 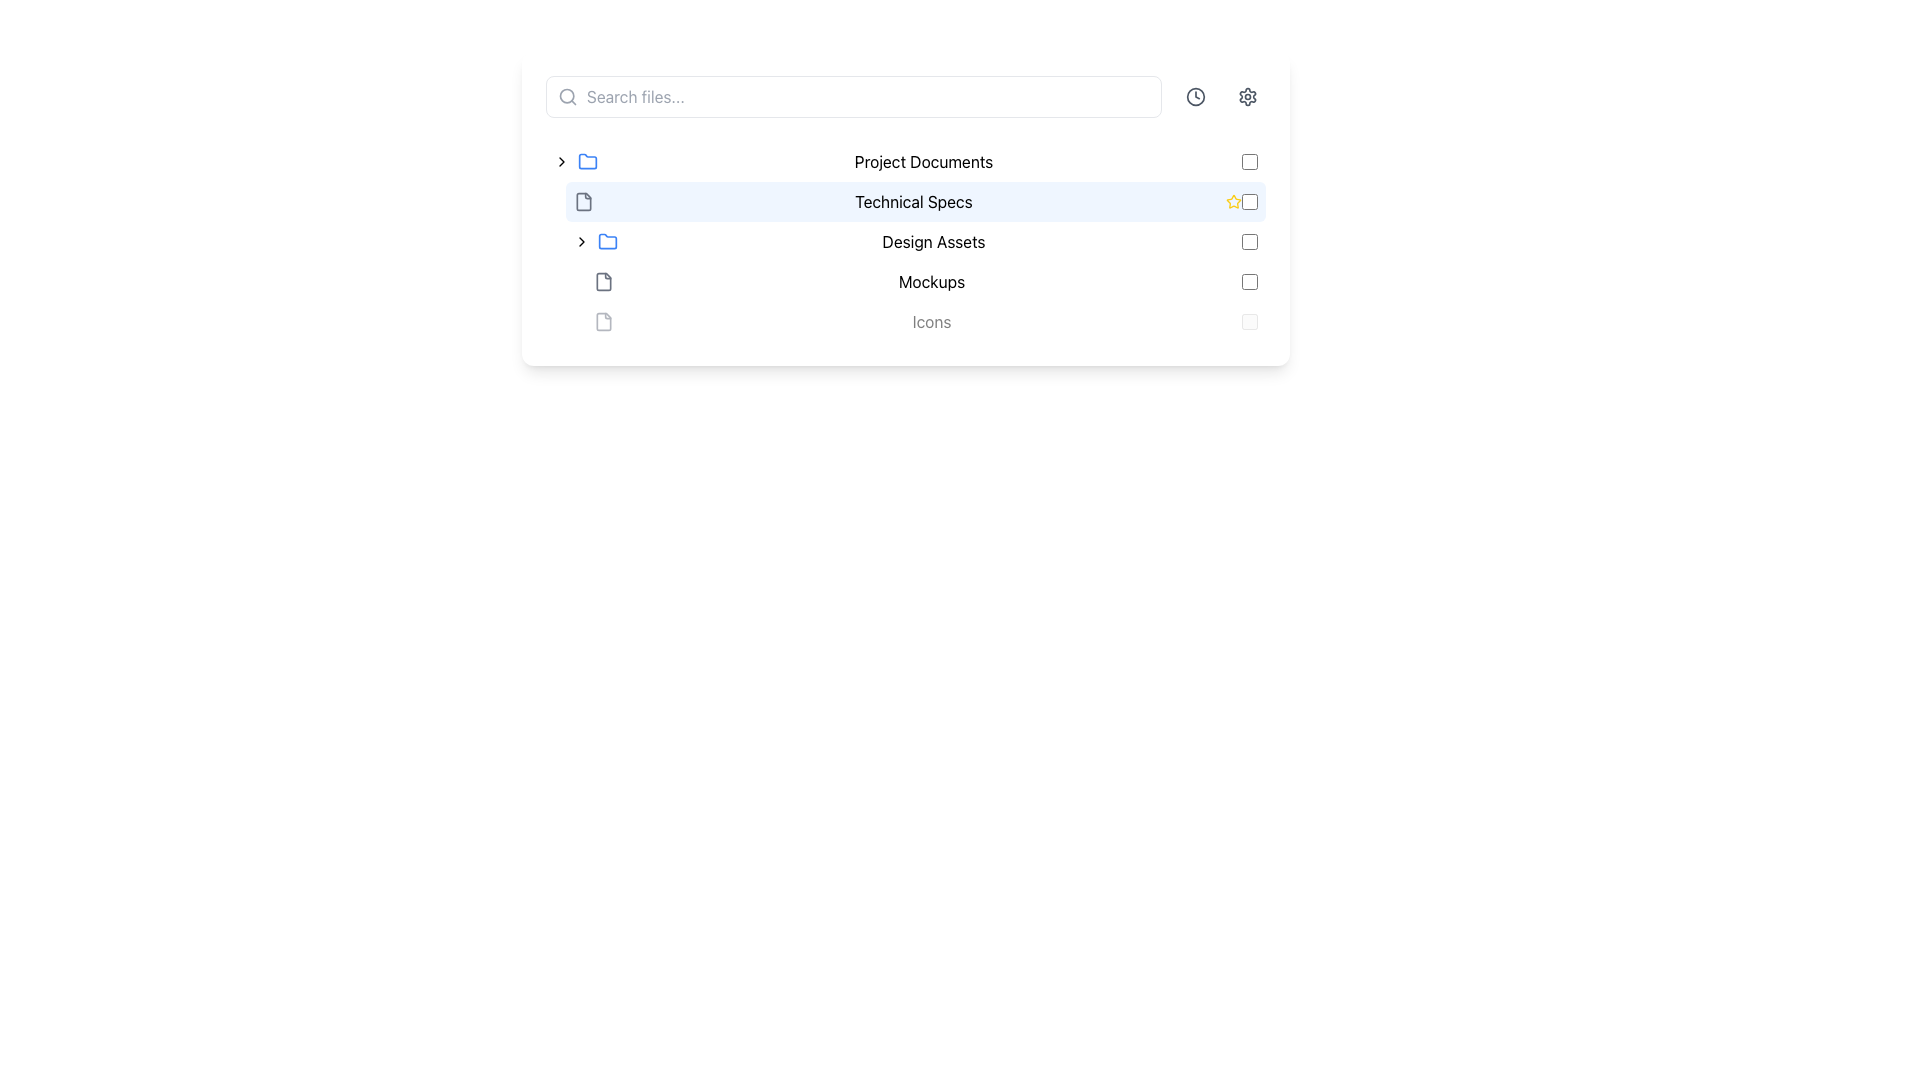 I want to click on the stylized document icon next to the 'Technical Specs' label to trigger hover effects, so click(x=603, y=281).